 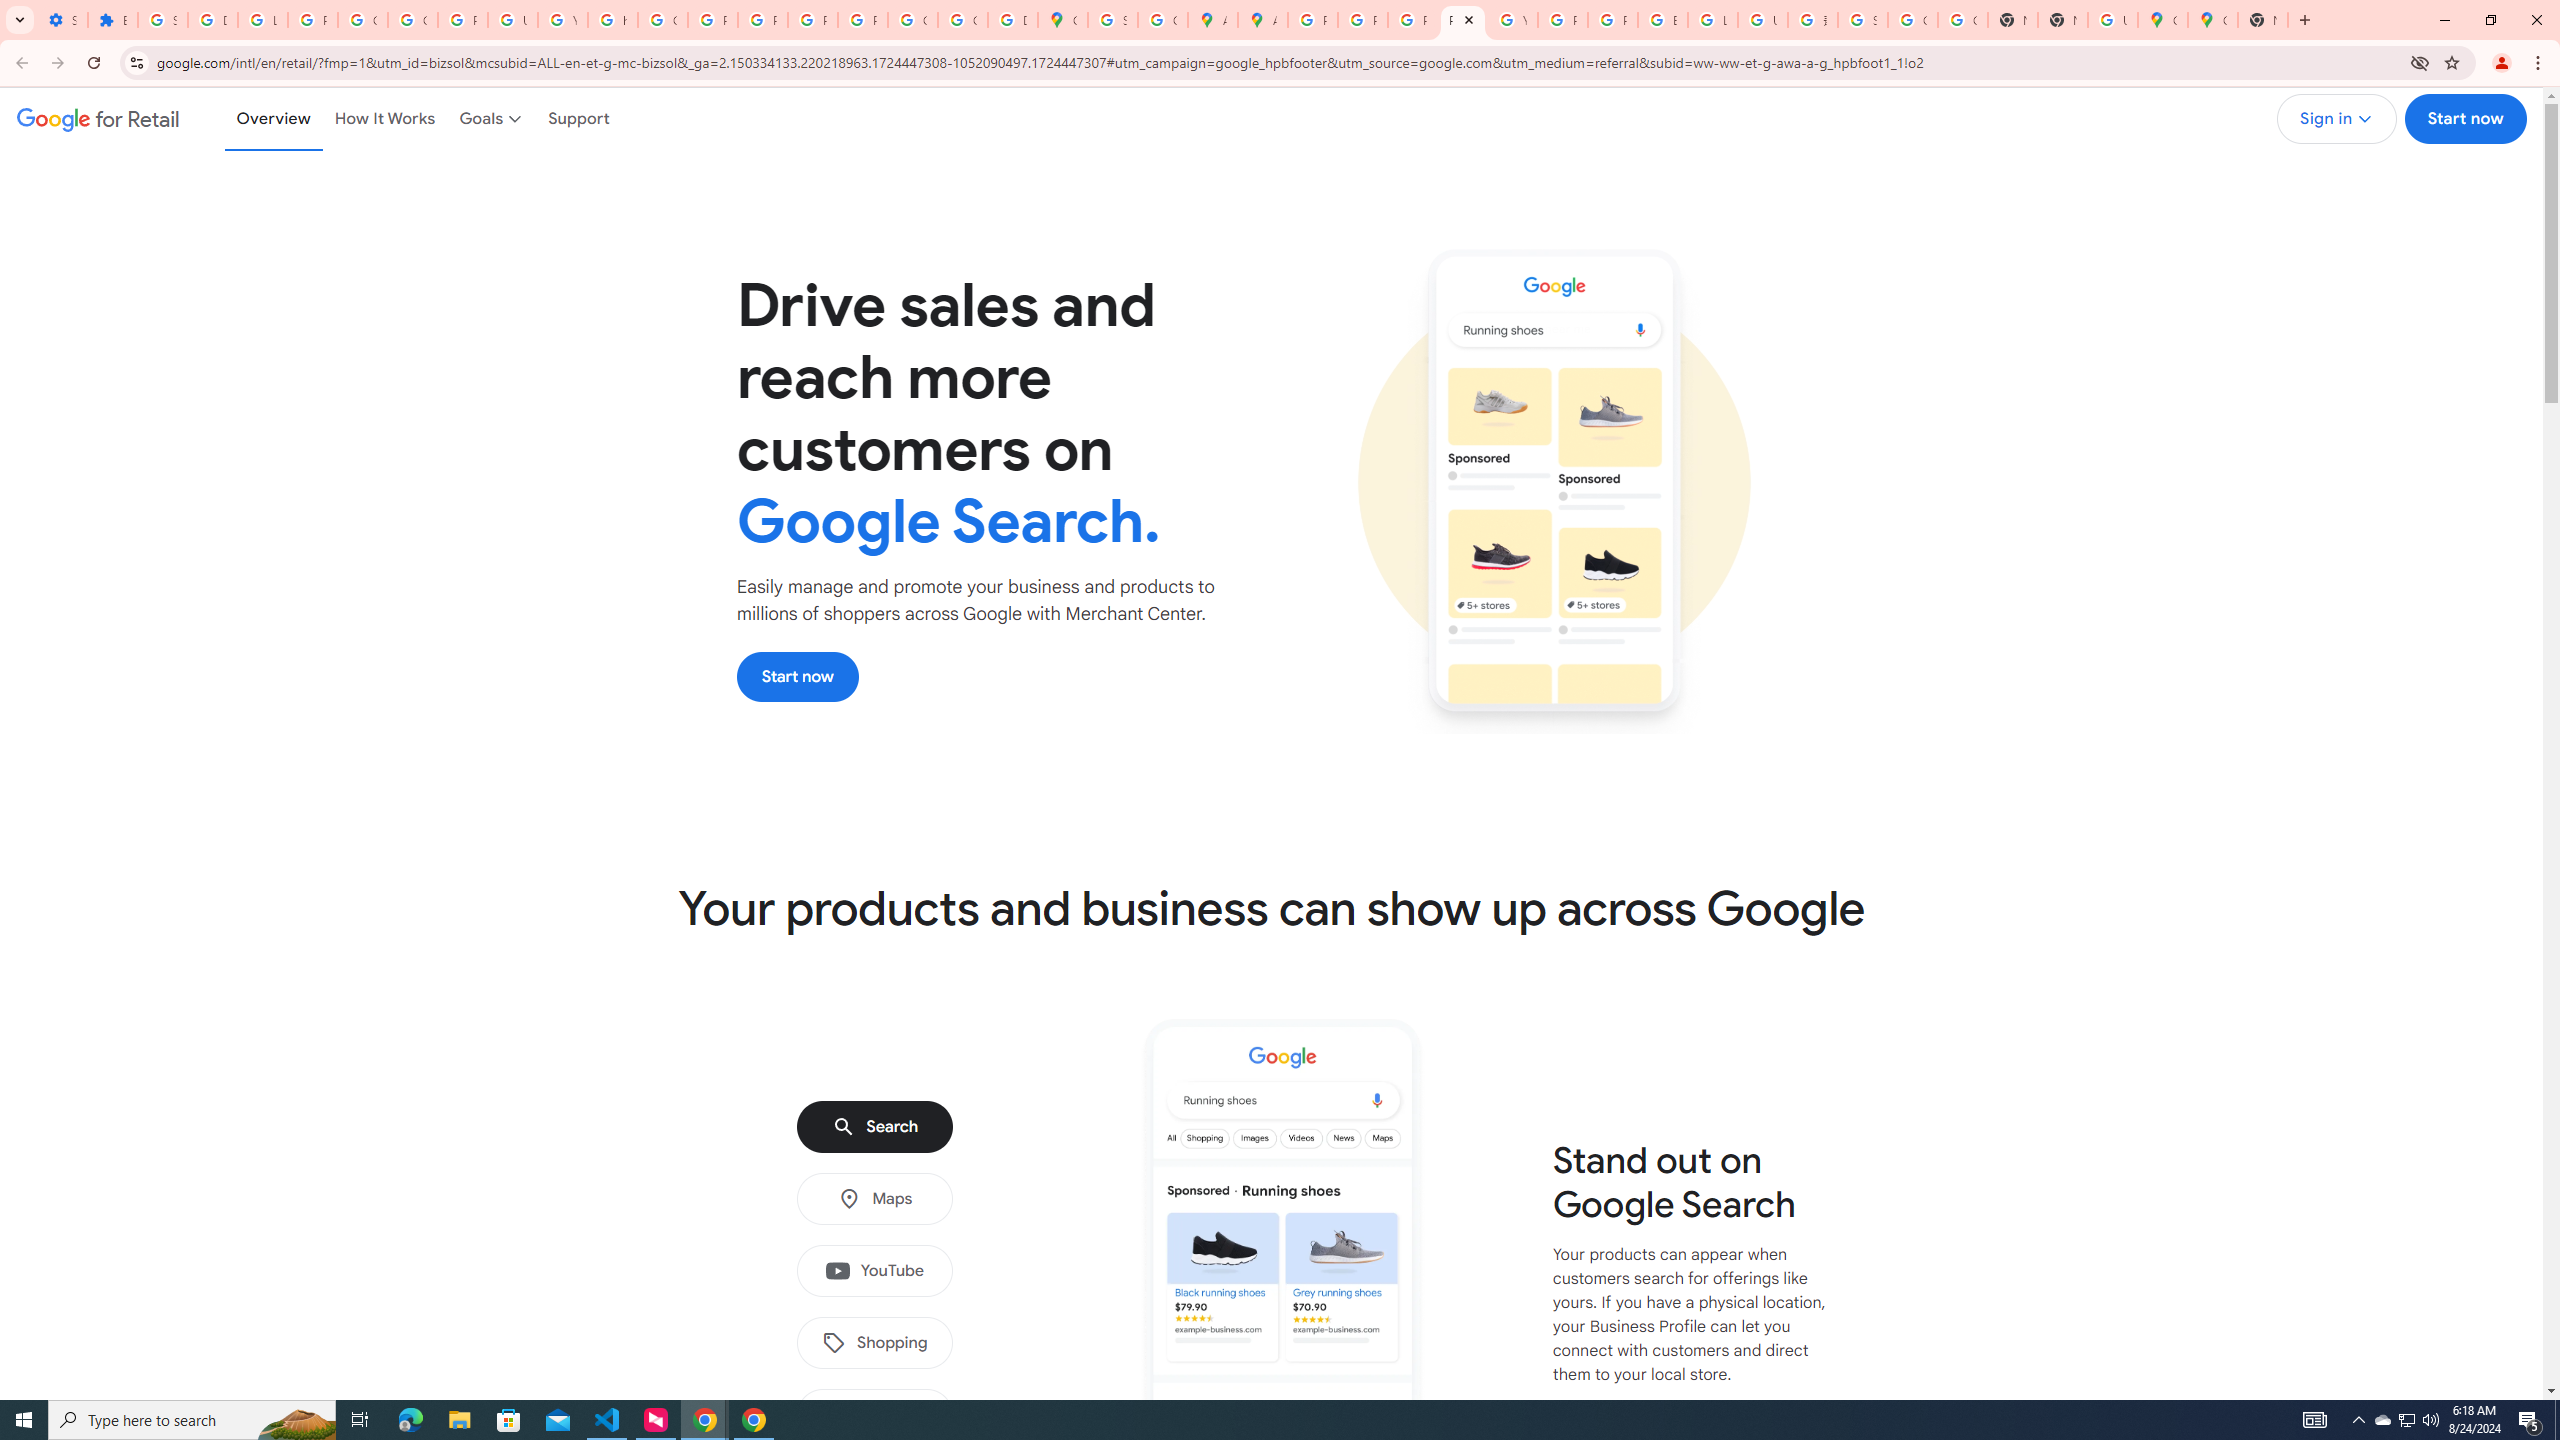 What do you see at coordinates (873, 1198) in the screenshot?
I see `'Maps'` at bounding box center [873, 1198].